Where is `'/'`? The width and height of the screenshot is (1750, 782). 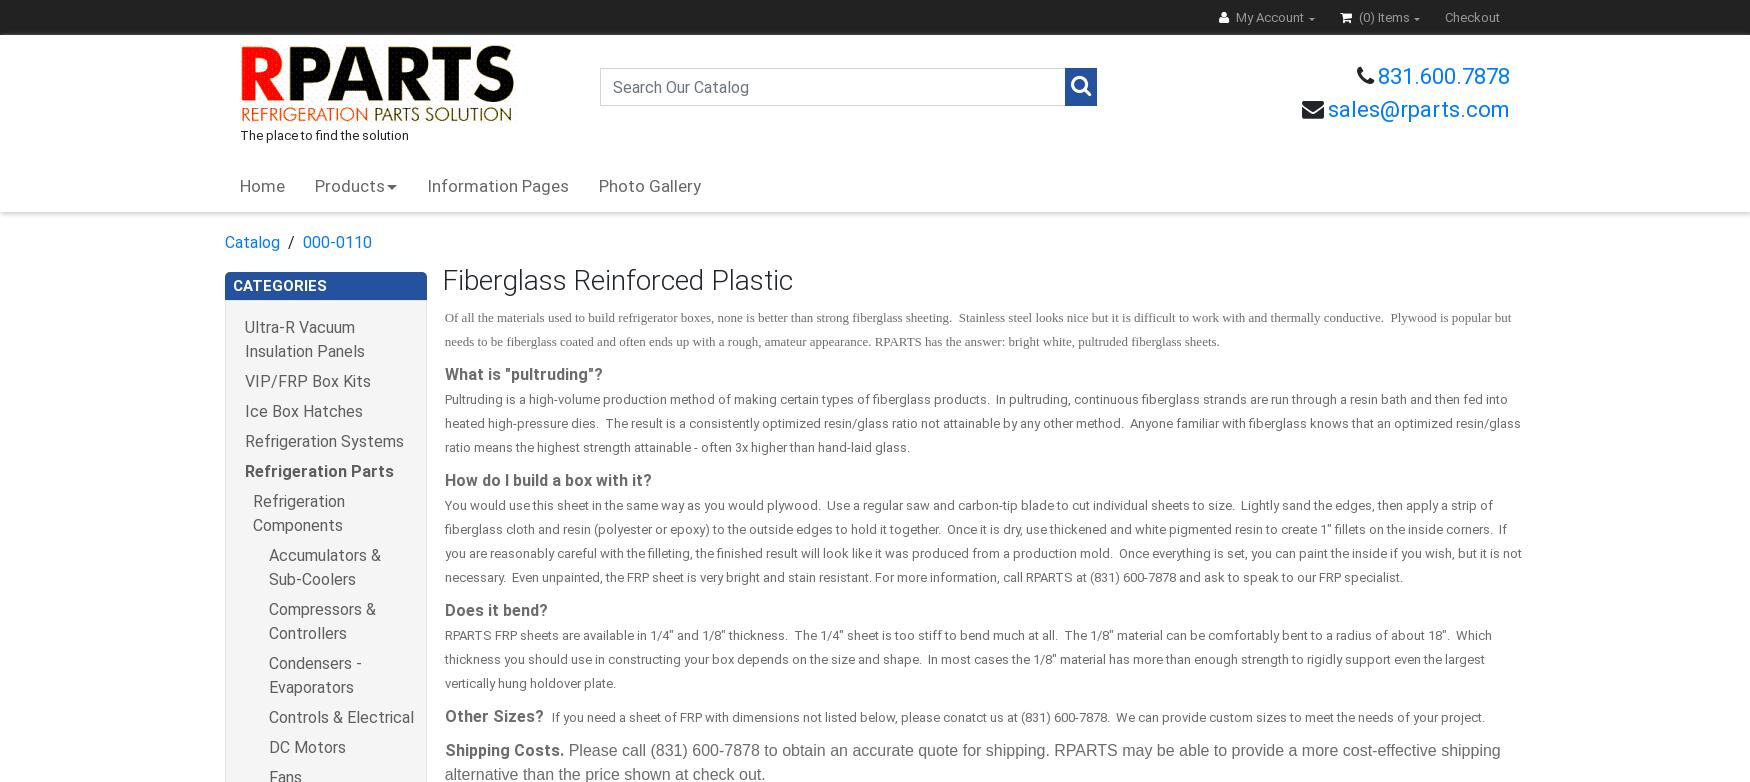 '/' is located at coordinates (279, 240).